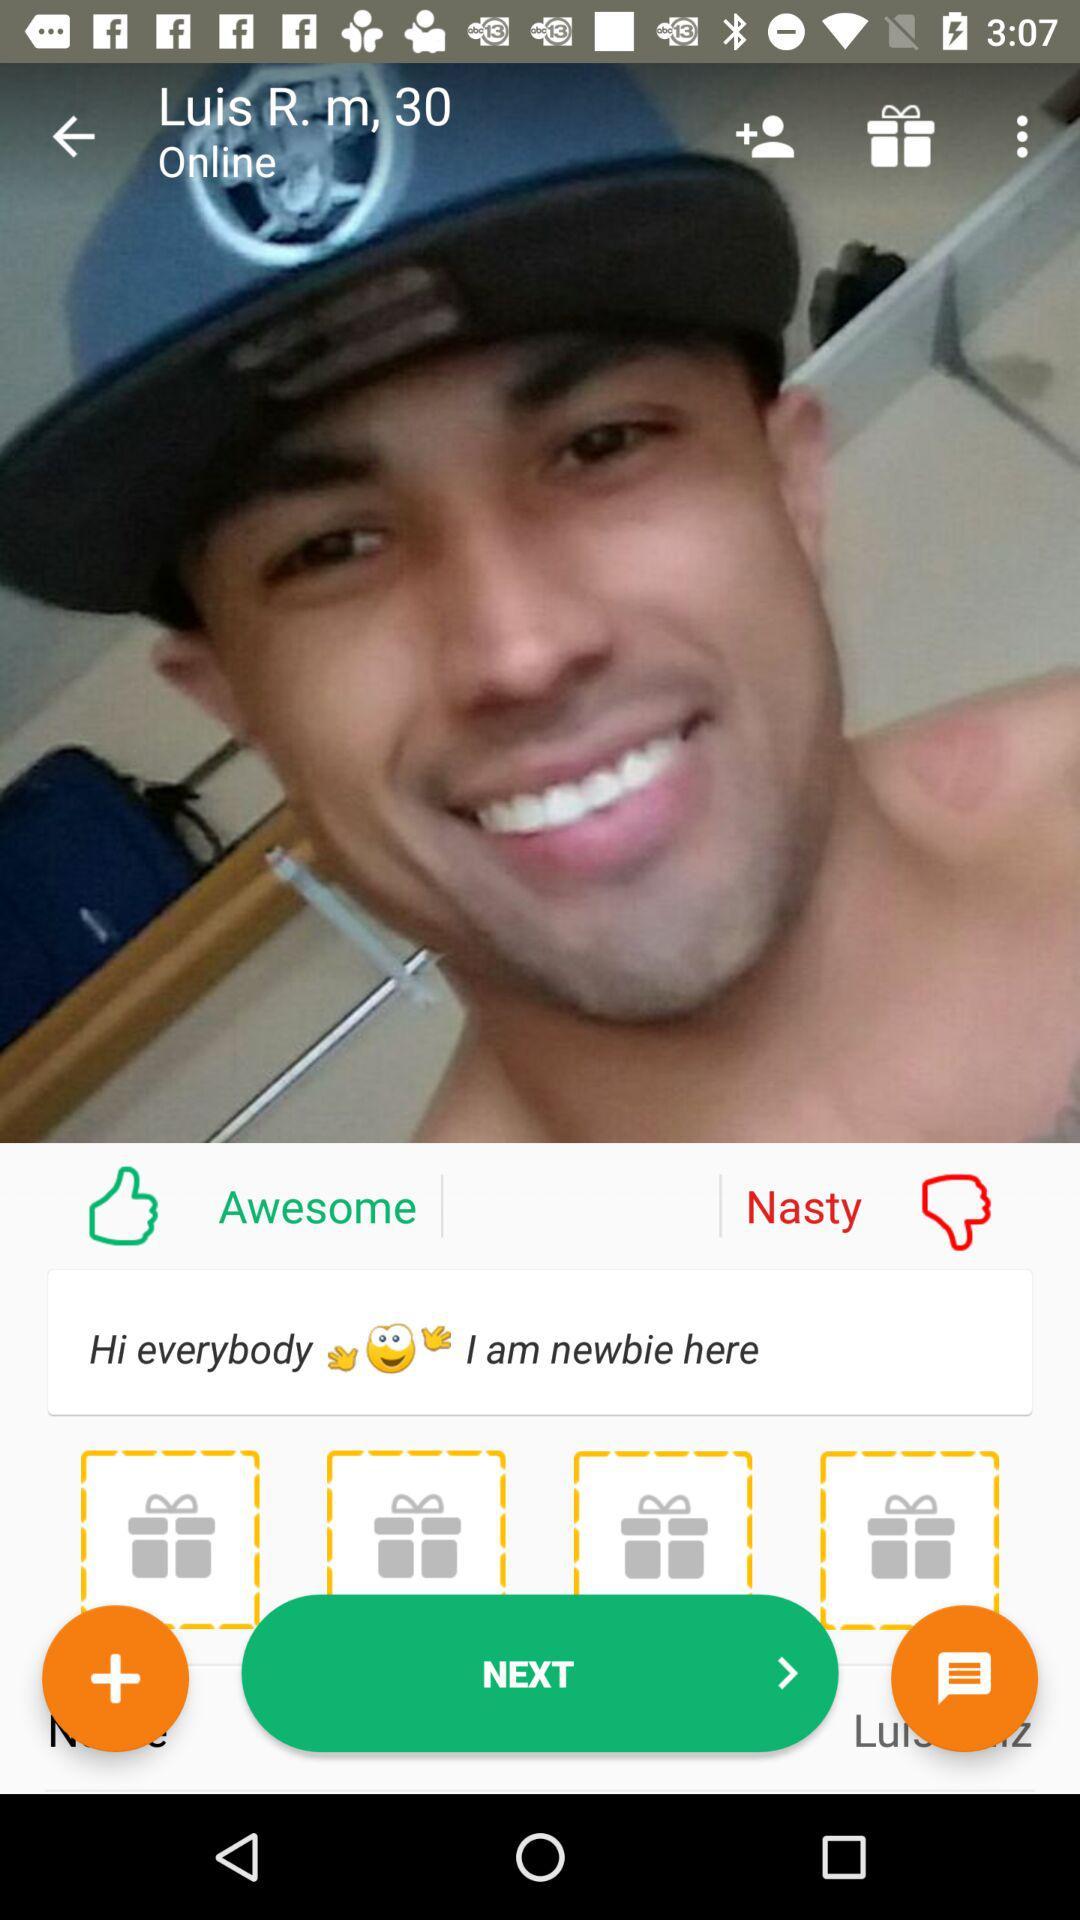 Image resolution: width=1080 pixels, height=1920 pixels. Describe the element at coordinates (909, 1539) in the screenshot. I see `send a gift` at that location.